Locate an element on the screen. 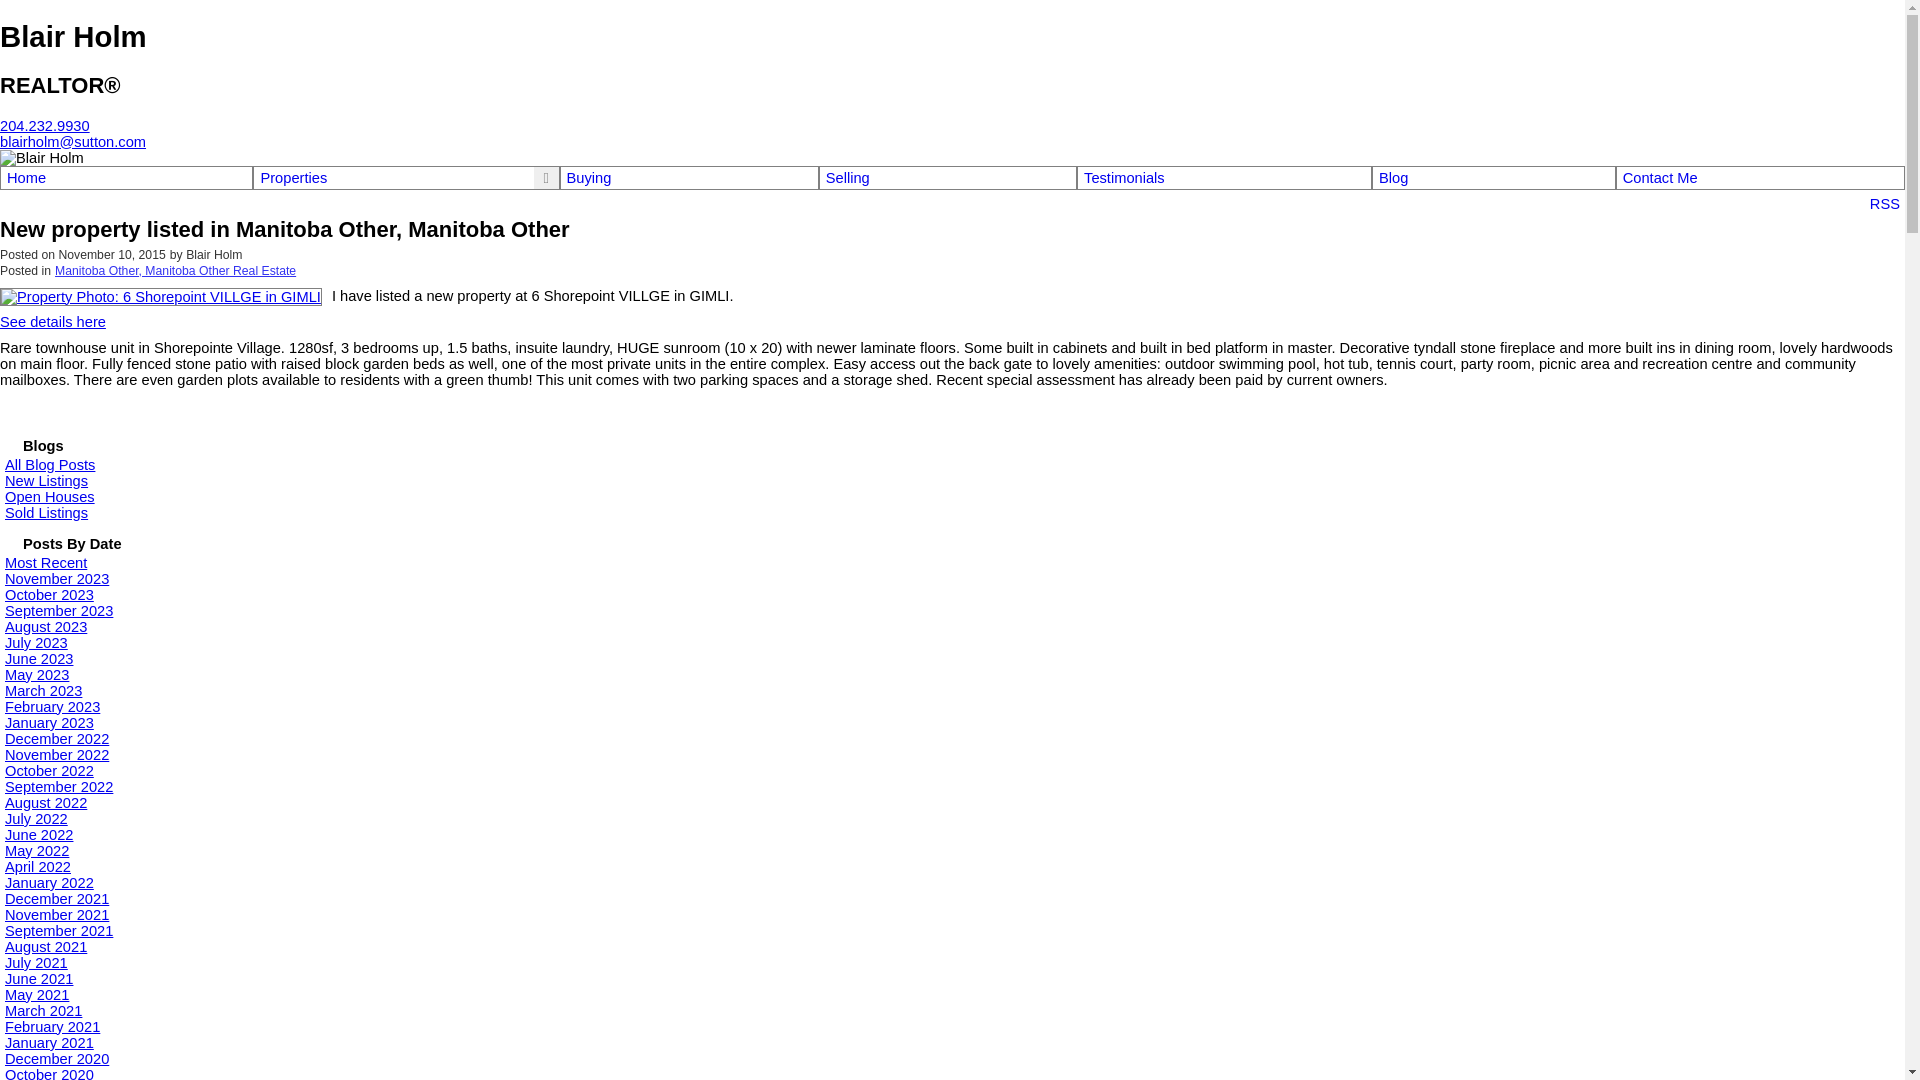  'All Blog Posts' is located at coordinates (49, 465).